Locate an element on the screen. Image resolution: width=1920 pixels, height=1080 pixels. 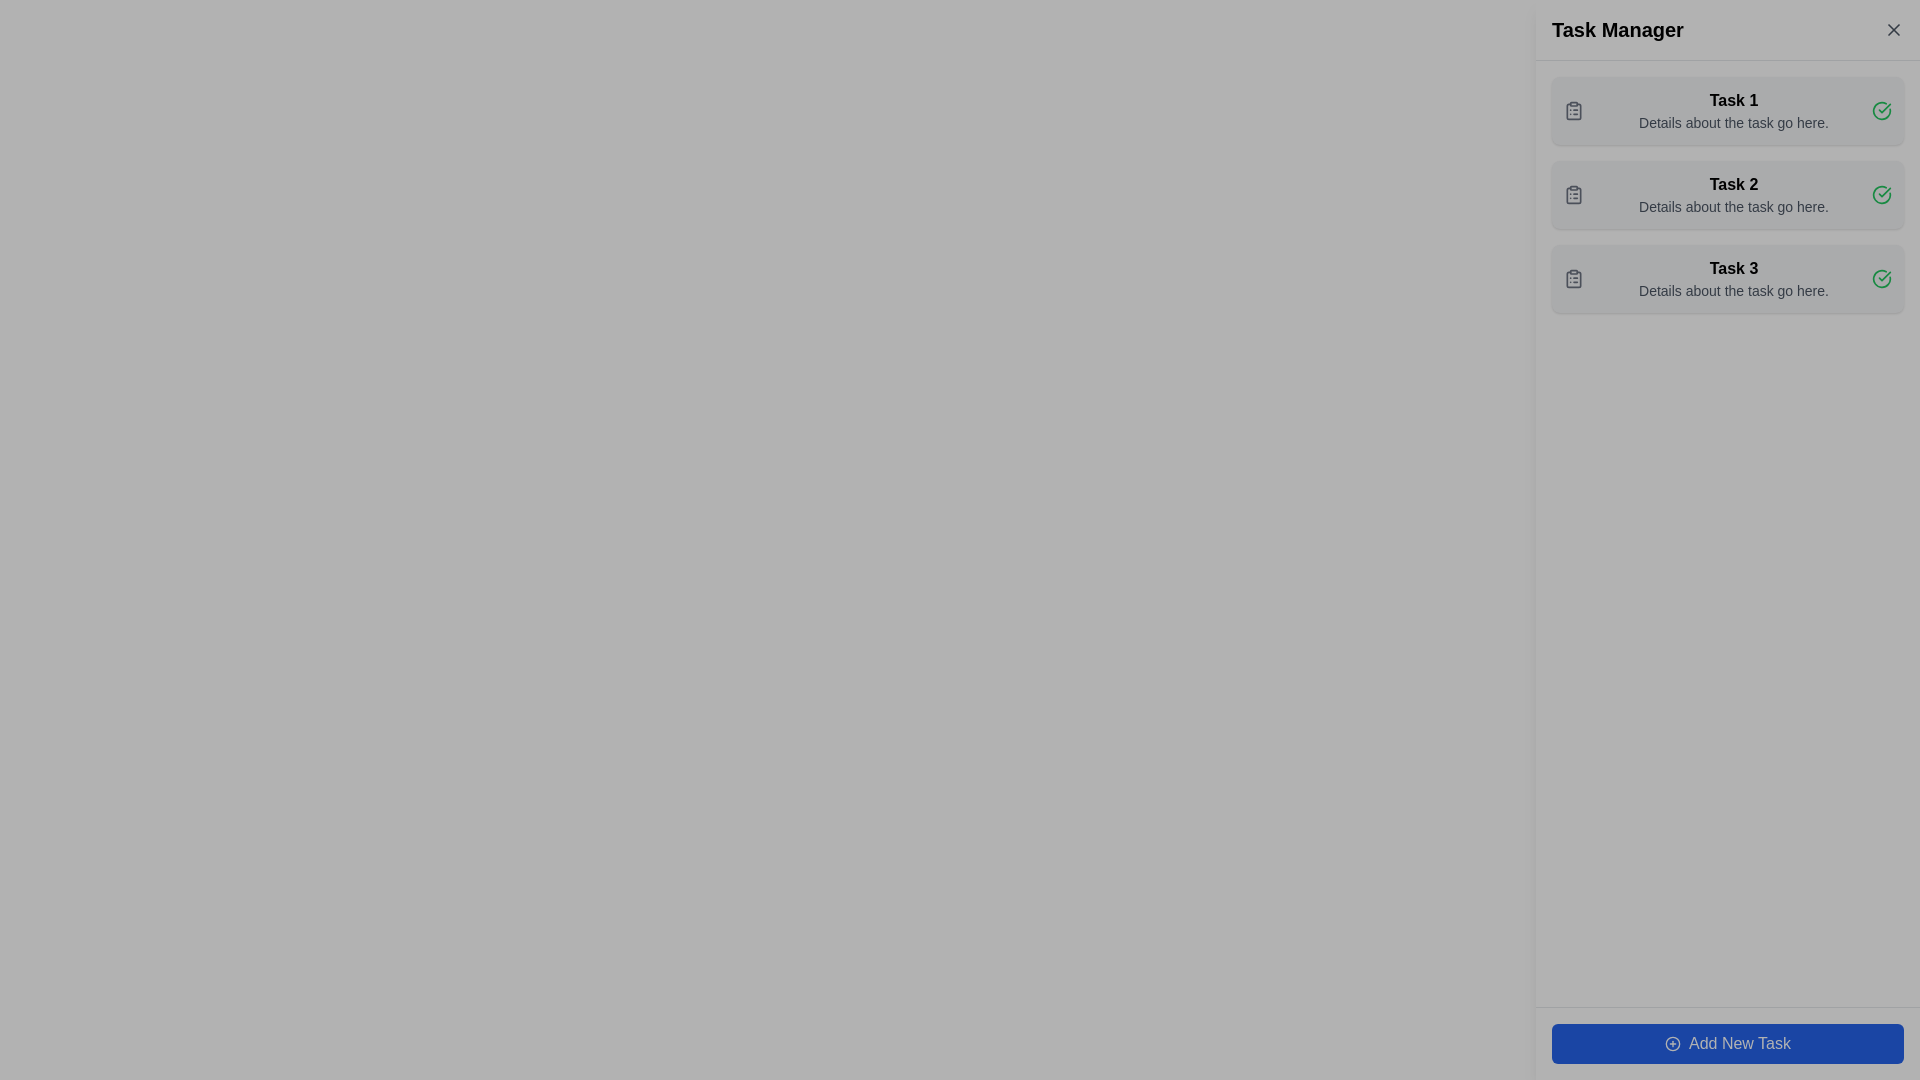
the static text label that provides additional information about 'Task 2', located under the 'Task 2' title in the task manager interface is located at coordinates (1732, 207).